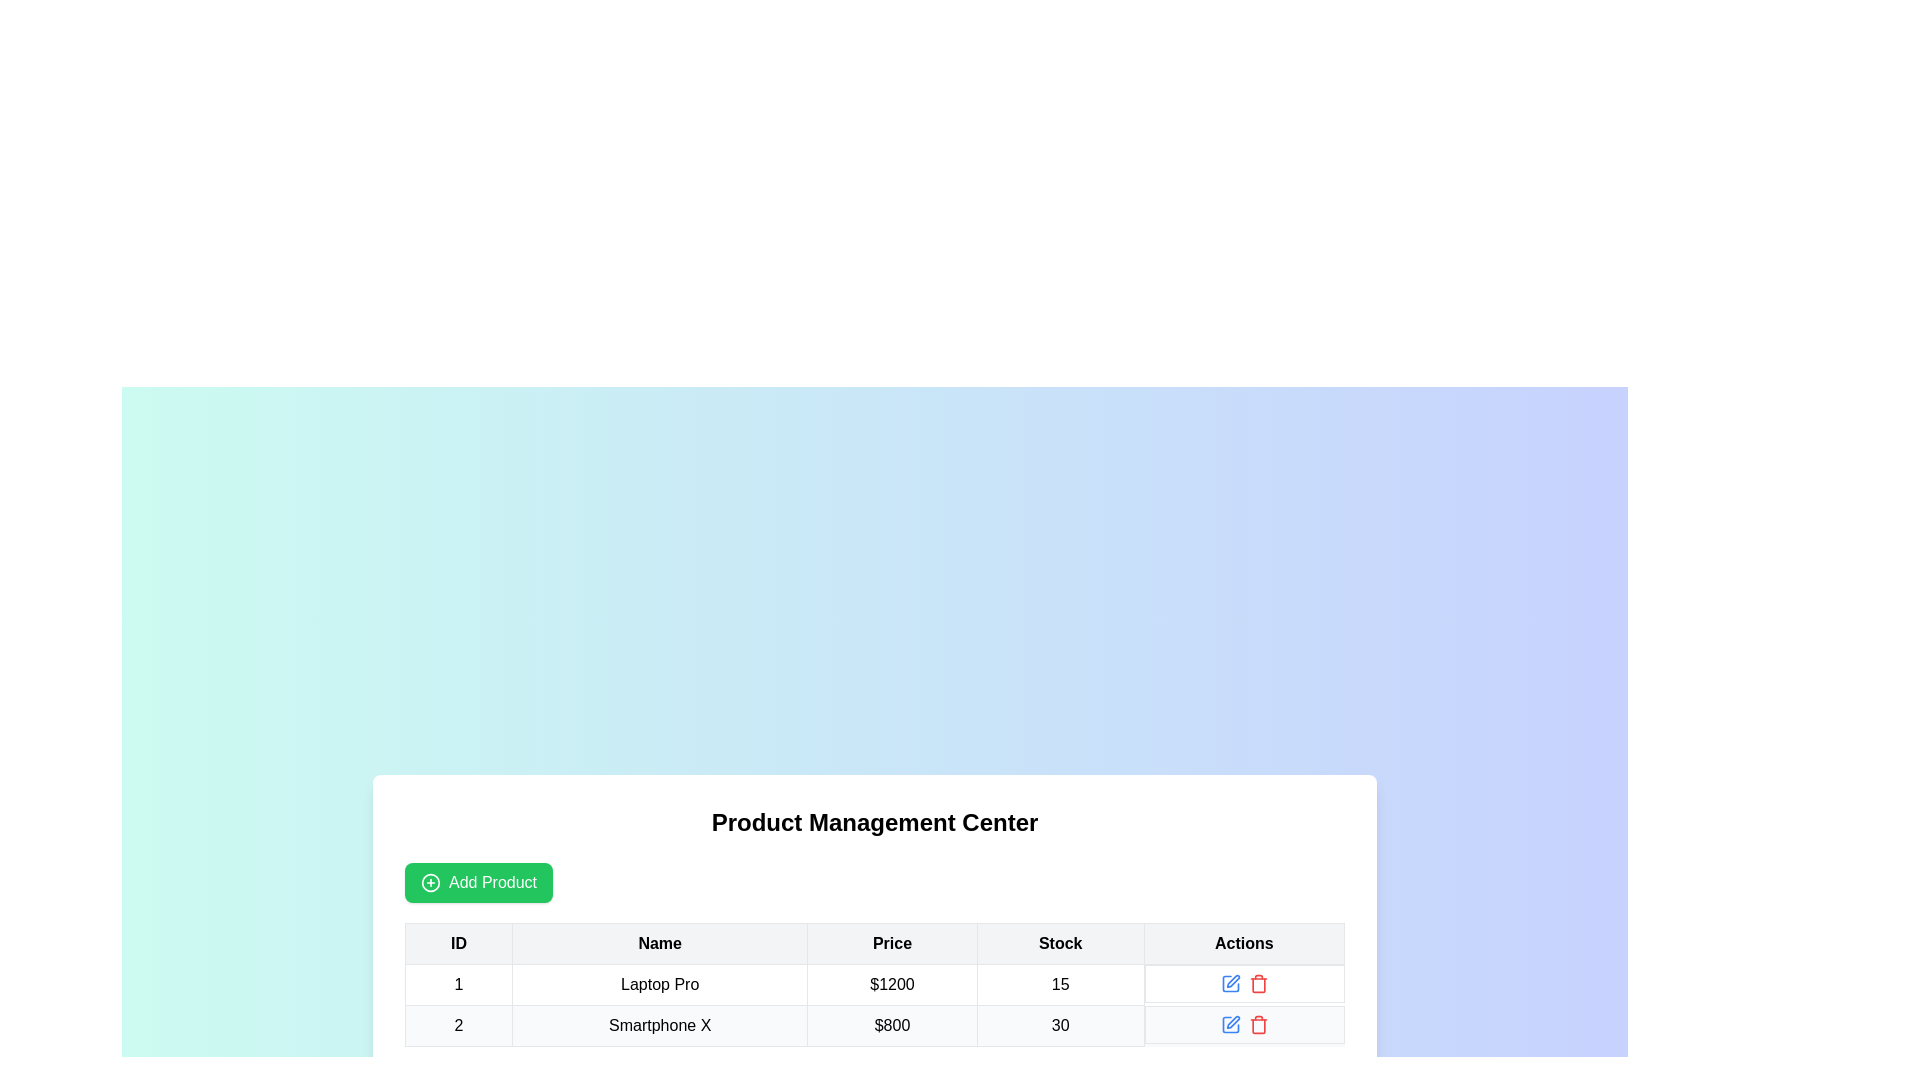 The width and height of the screenshot is (1920, 1080). Describe the element at coordinates (458, 983) in the screenshot. I see `the first cell in the first row of the table that displays the identifier '1' in the 'ID' column, adjacent to the 'Laptop Pro' name in the 'Name' column` at that location.